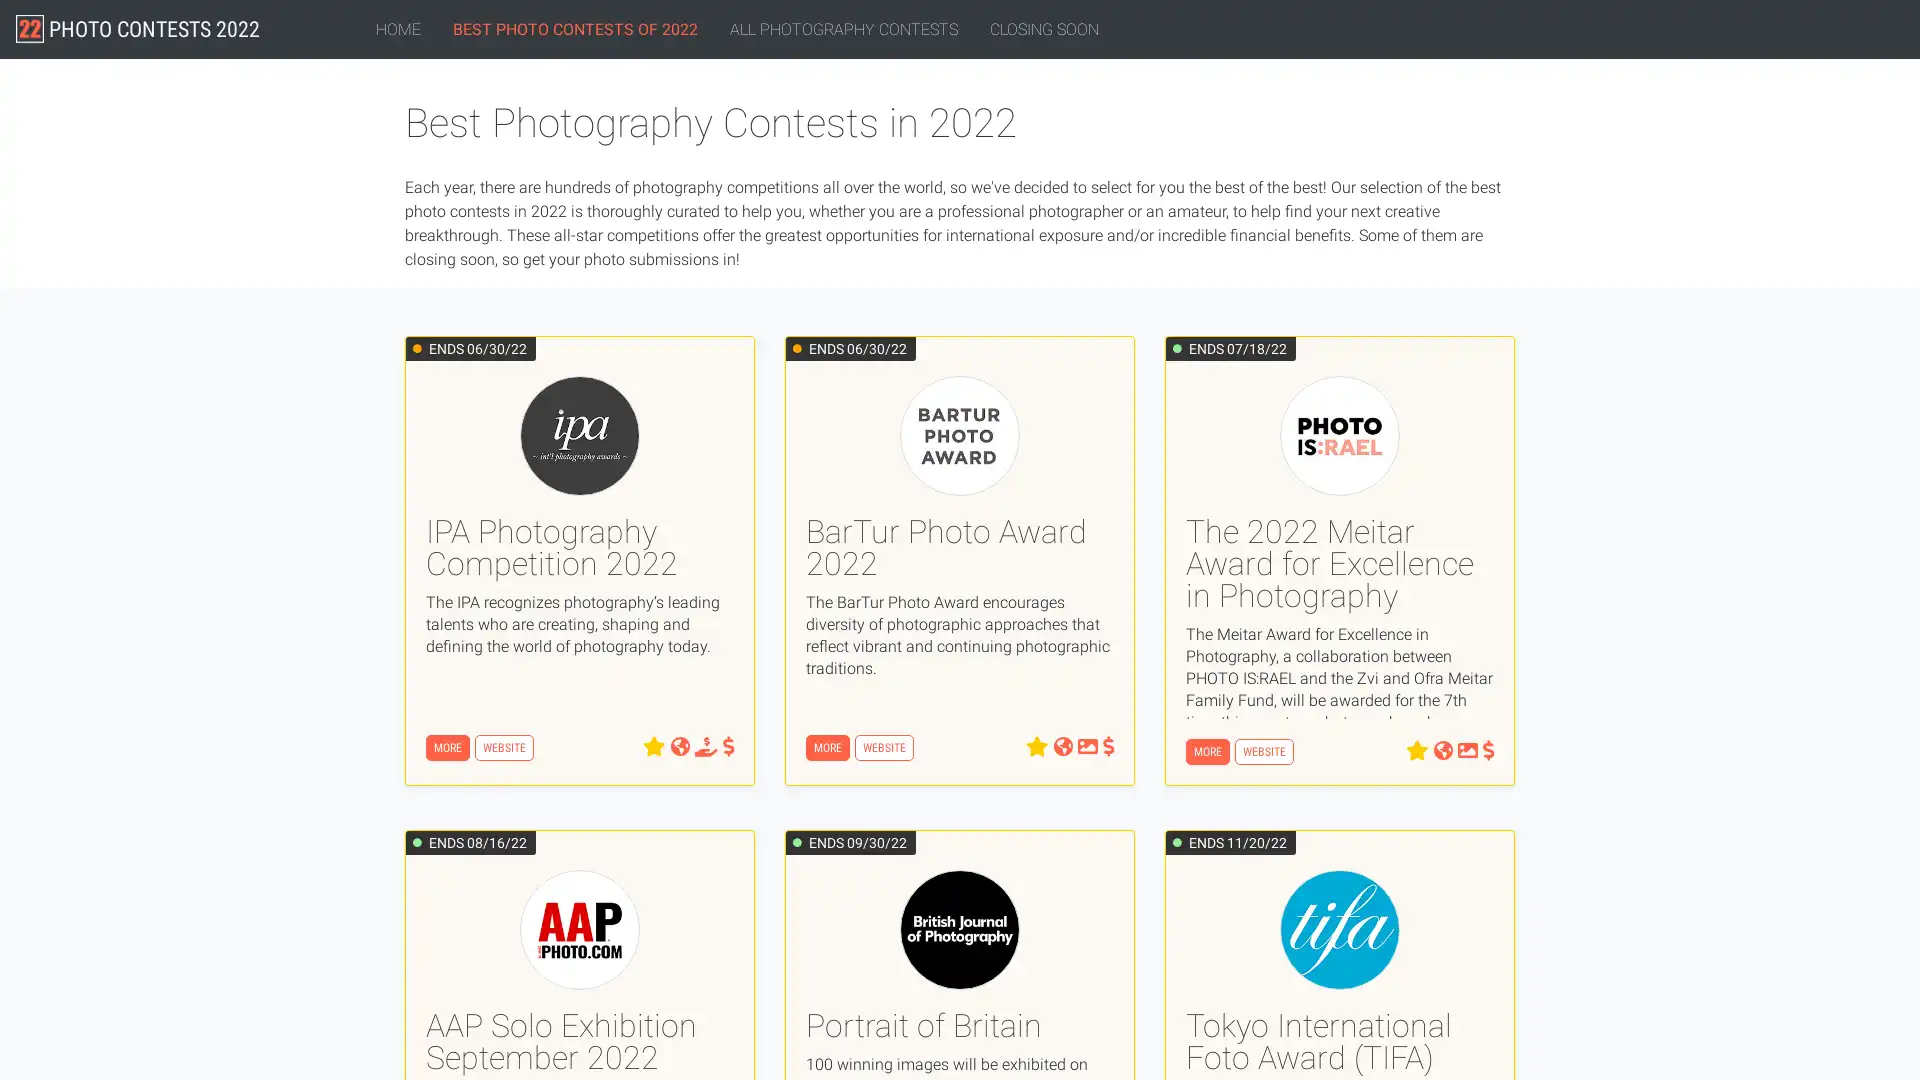  Describe the element at coordinates (1263, 752) in the screenshot. I see `WEBSITE` at that location.